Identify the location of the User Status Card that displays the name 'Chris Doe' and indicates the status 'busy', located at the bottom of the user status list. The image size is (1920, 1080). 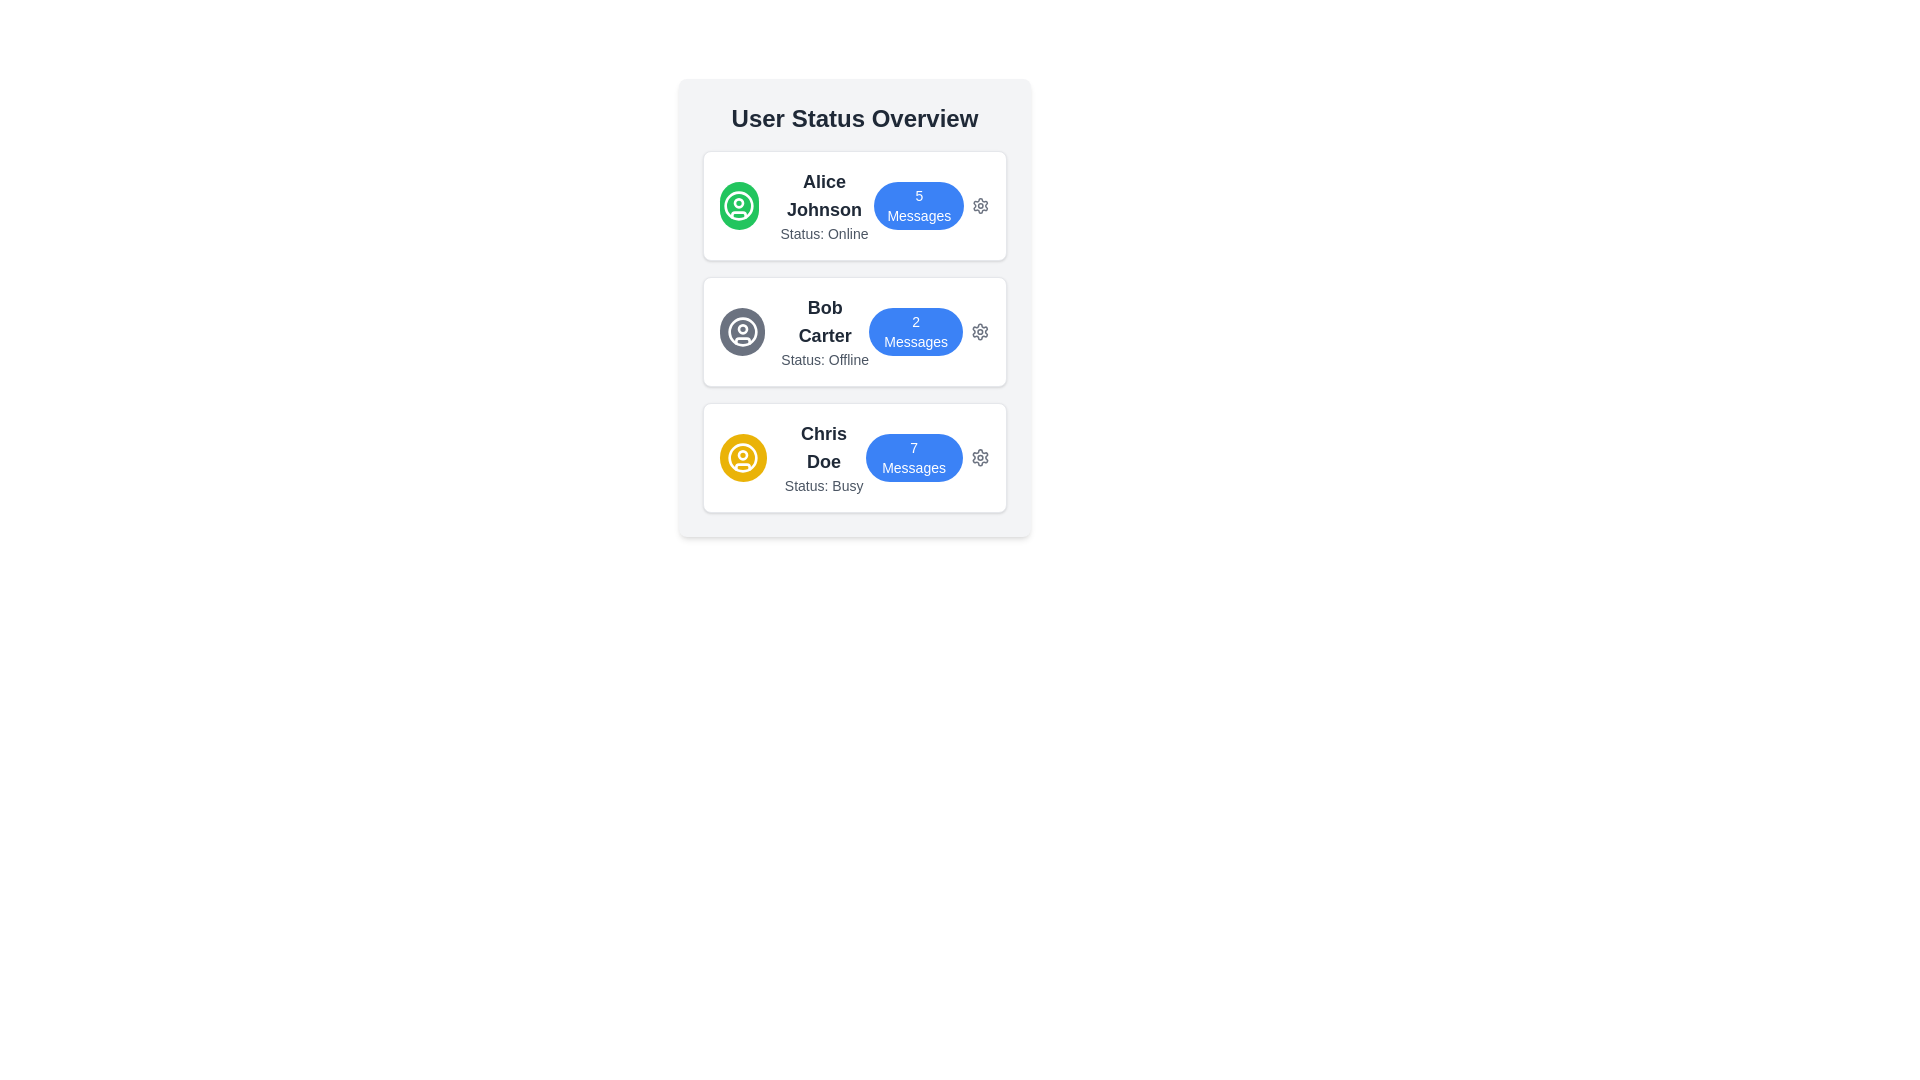
(791, 458).